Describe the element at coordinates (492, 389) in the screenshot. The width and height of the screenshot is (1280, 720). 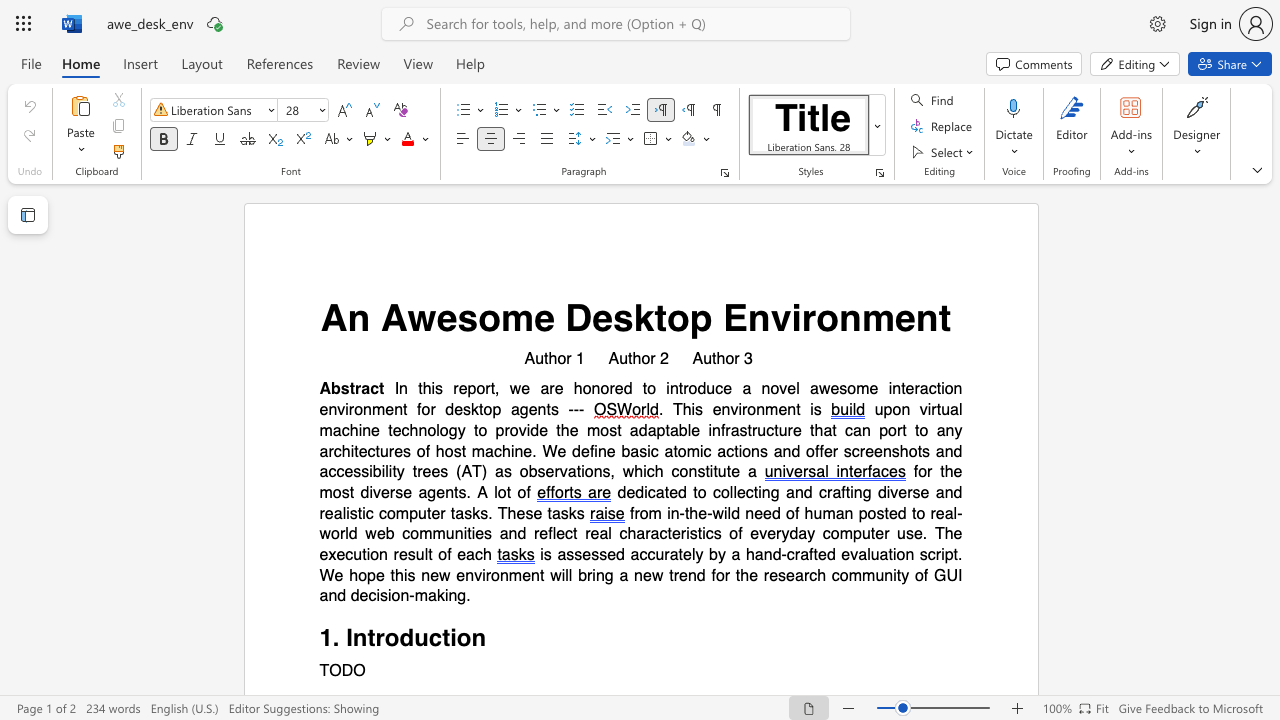
I see `the 2th character "t" in the text` at that location.